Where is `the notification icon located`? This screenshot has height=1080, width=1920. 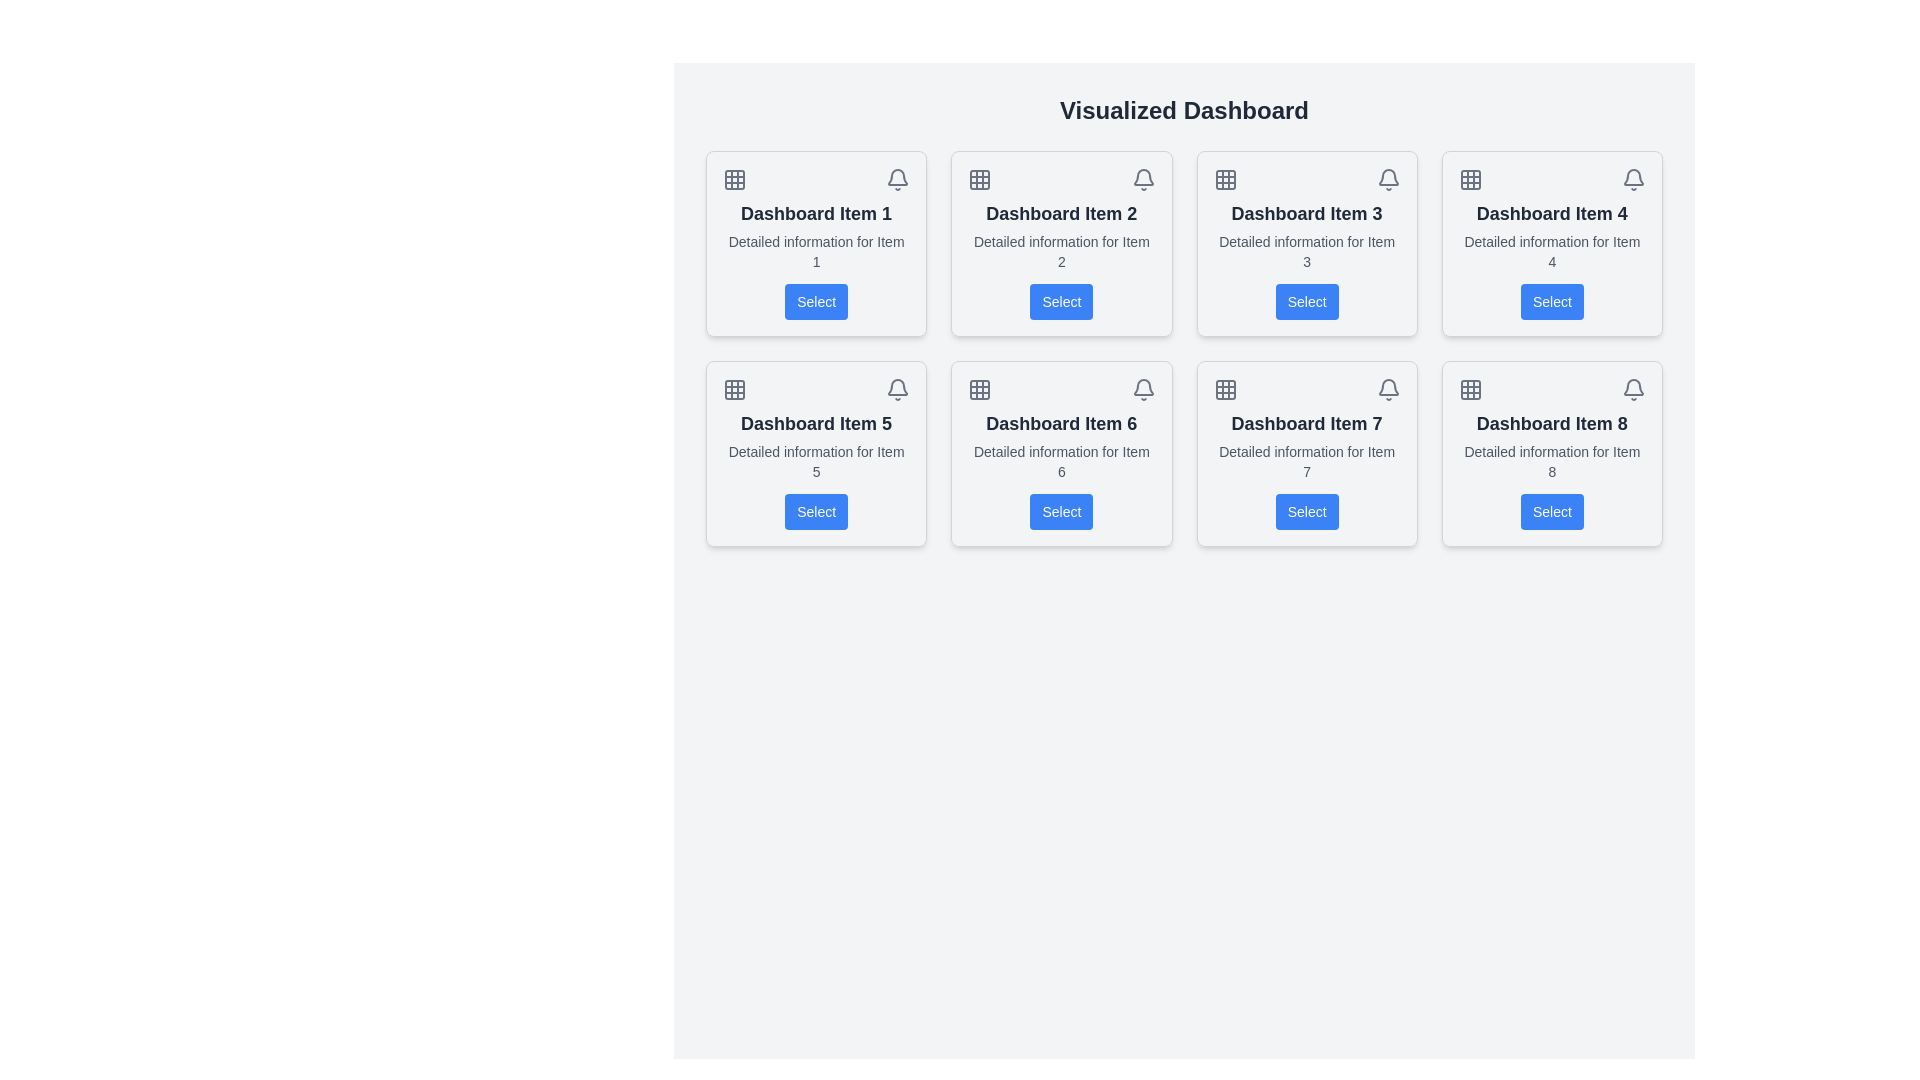 the notification icon located is located at coordinates (1633, 387).